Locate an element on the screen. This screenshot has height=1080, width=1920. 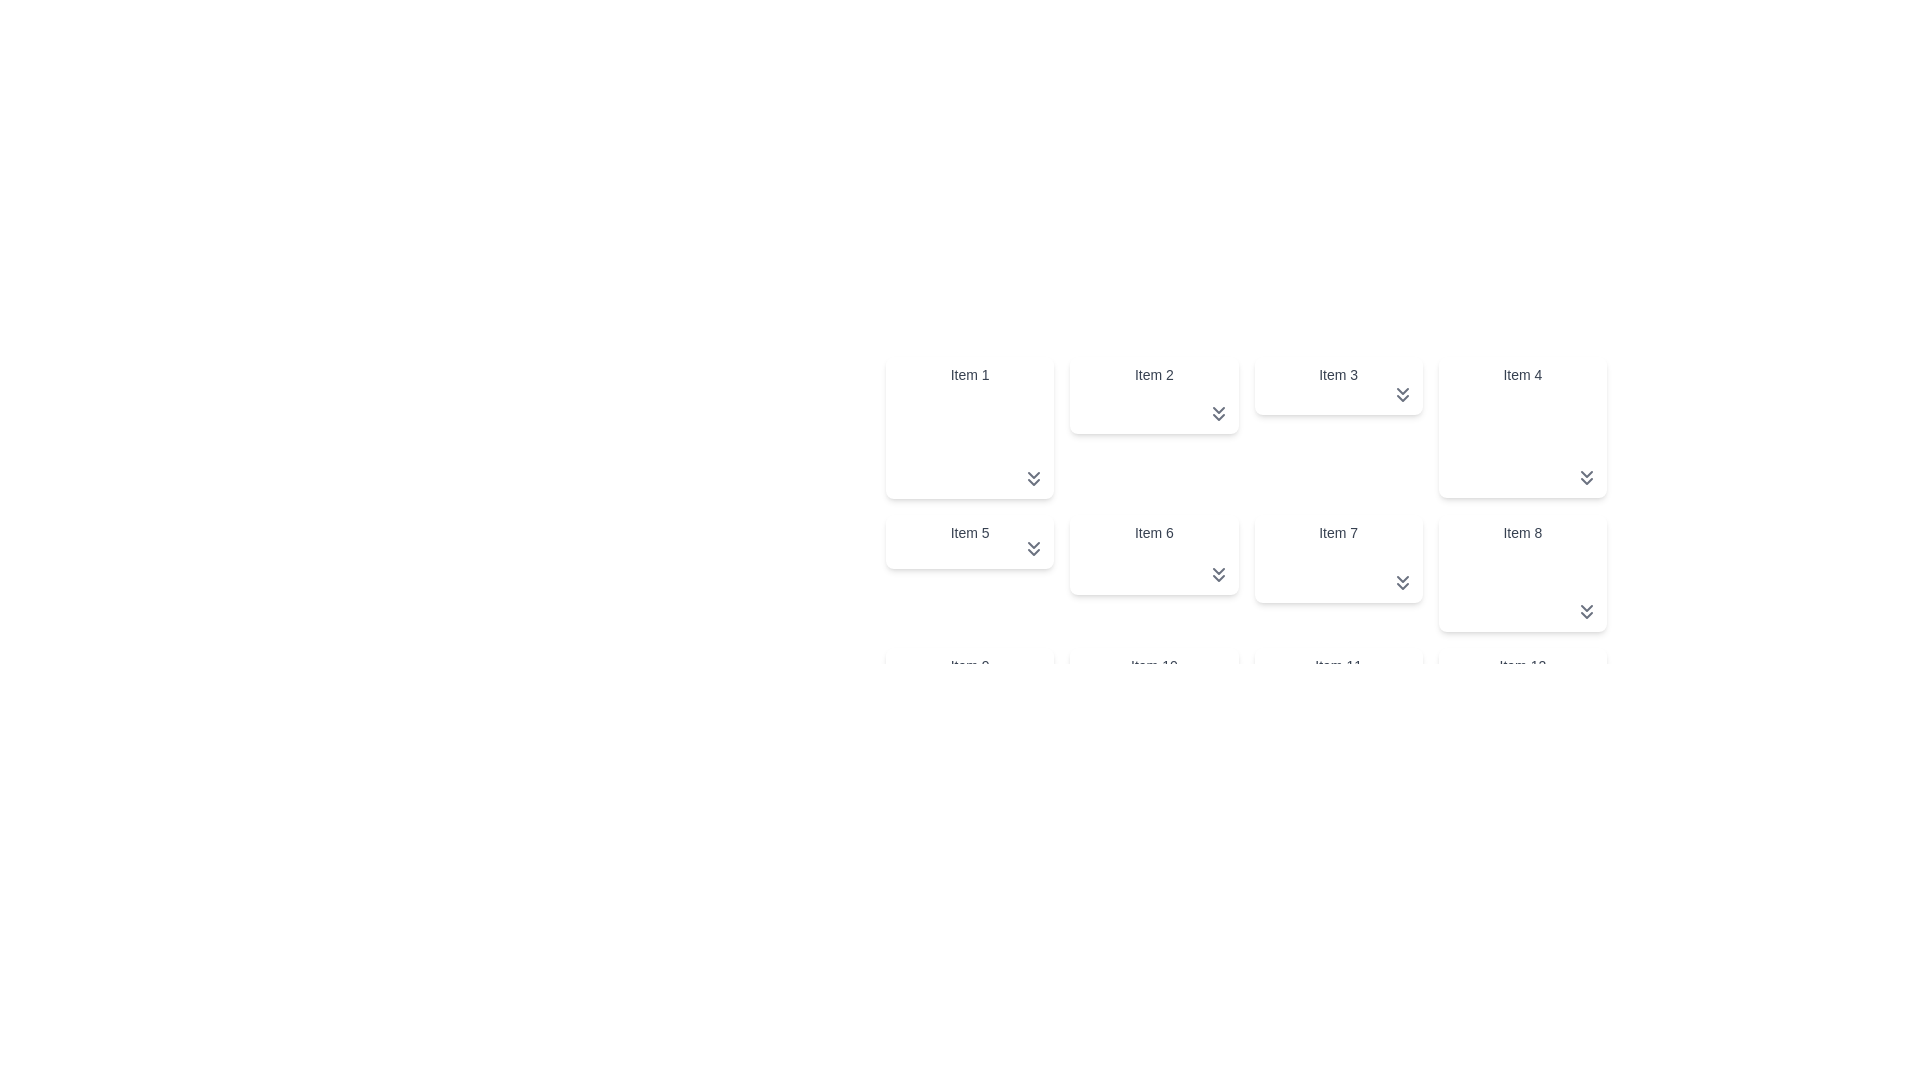
the interactive card located in the third row and third column of the grid layout is located at coordinates (1338, 697).